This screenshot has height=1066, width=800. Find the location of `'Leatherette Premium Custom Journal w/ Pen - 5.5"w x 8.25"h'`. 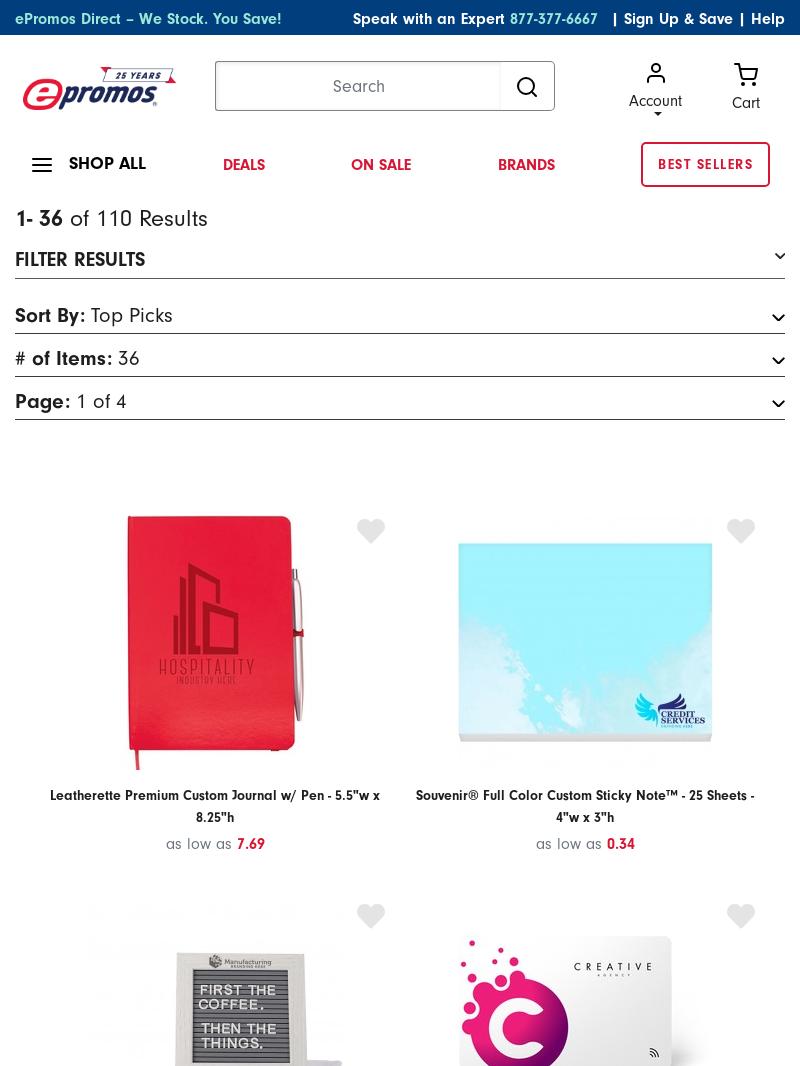

'Leatherette Premium Custom Journal w/ Pen - 5.5"w x 8.25"h' is located at coordinates (214, 805).